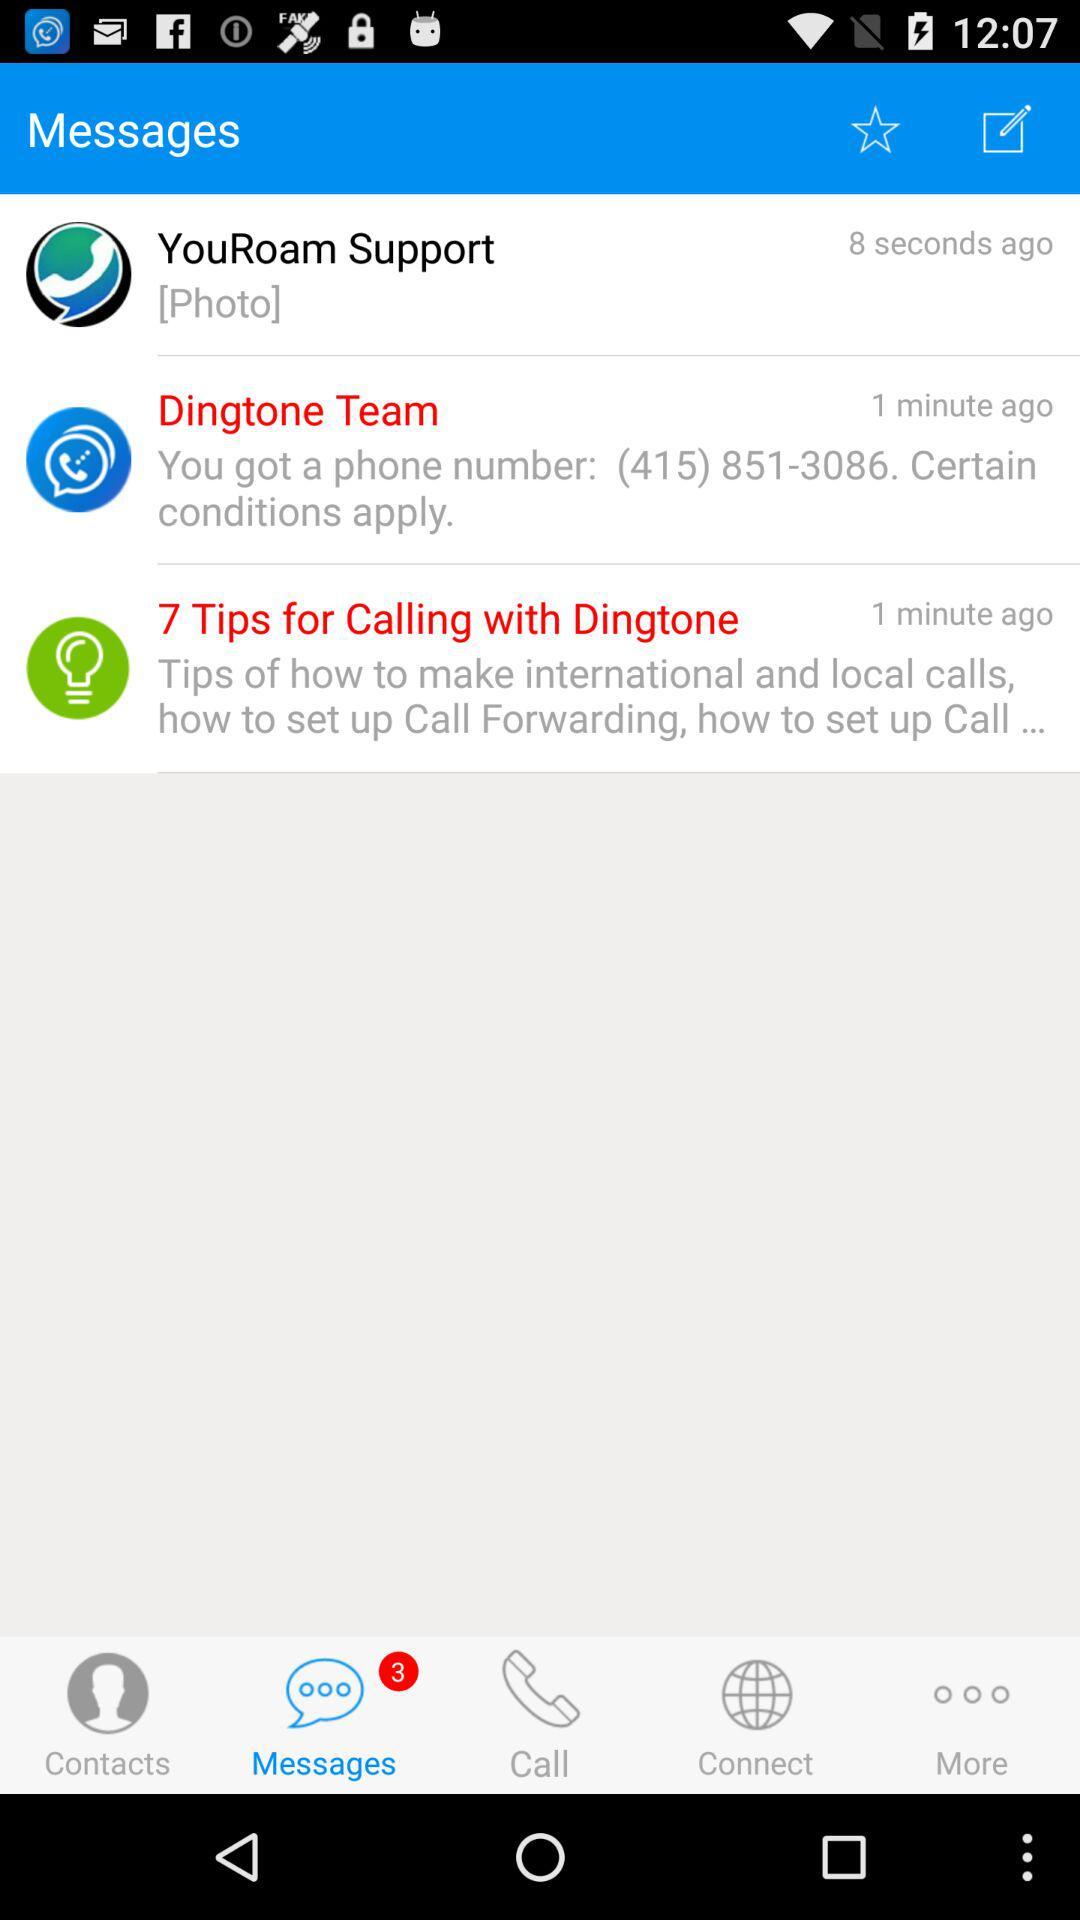 This screenshot has height=1920, width=1080. What do you see at coordinates (1007, 136) in the screenshot?
I see `the edit icon` at bounding box center [1007, 136].